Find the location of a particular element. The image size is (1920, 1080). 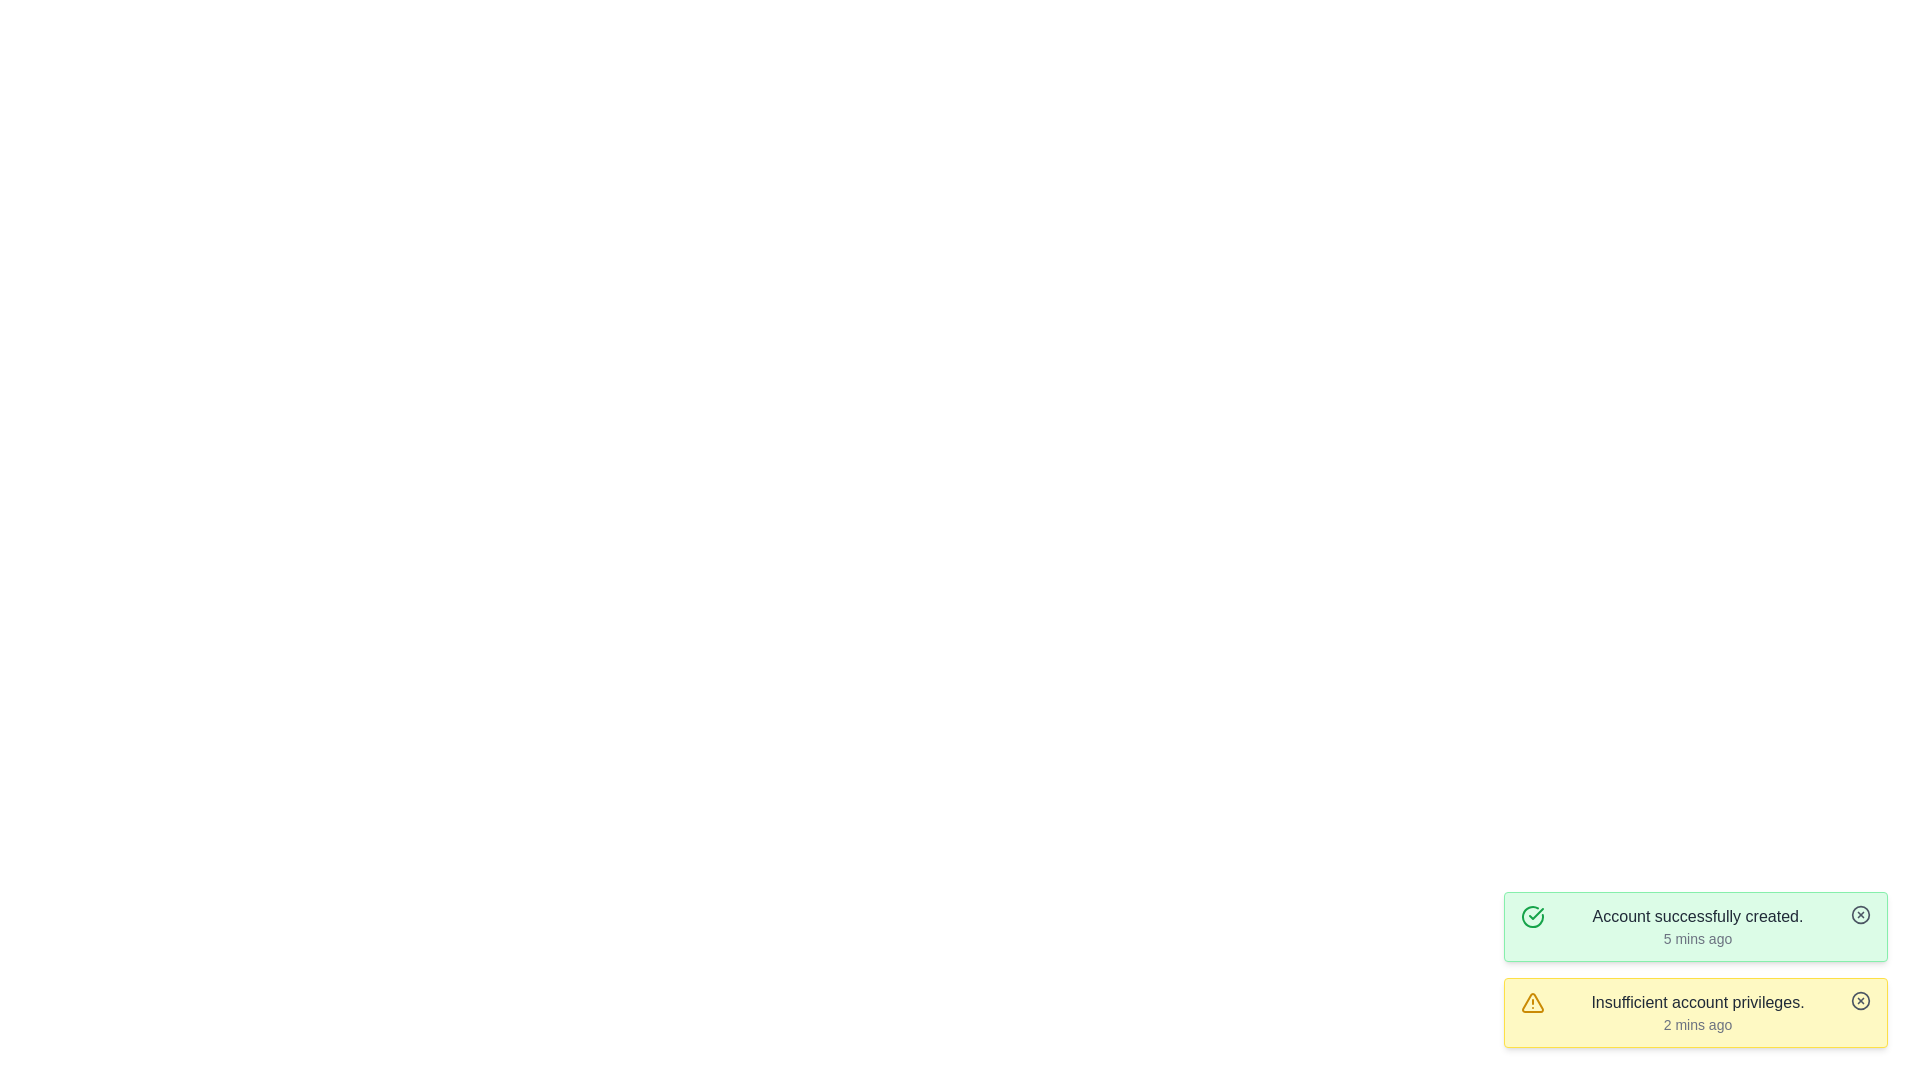

the text label that indicates the timing of the notification, positioned beneath 'Insufficient account privileges.' in a yellow notification box is located at coordinates (1697, 1025).